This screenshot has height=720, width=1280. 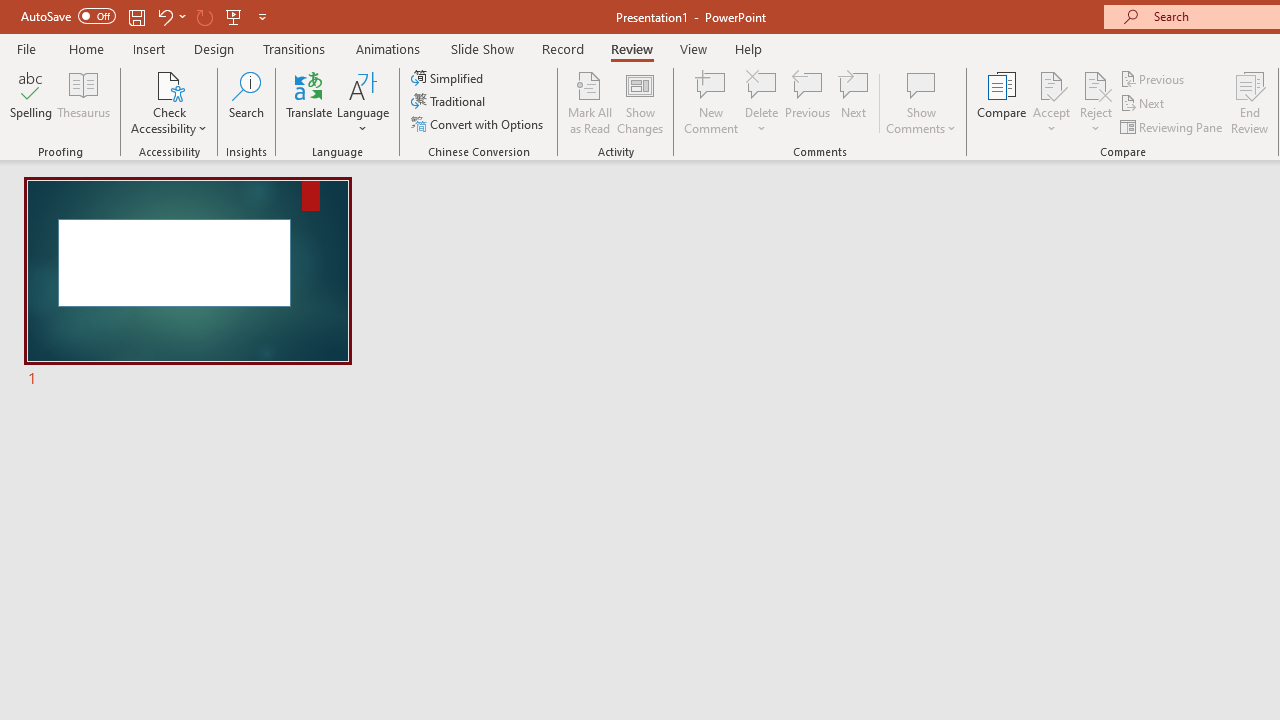 I want to click on 'Reviewing Pane', so click(x=1173, y=127).